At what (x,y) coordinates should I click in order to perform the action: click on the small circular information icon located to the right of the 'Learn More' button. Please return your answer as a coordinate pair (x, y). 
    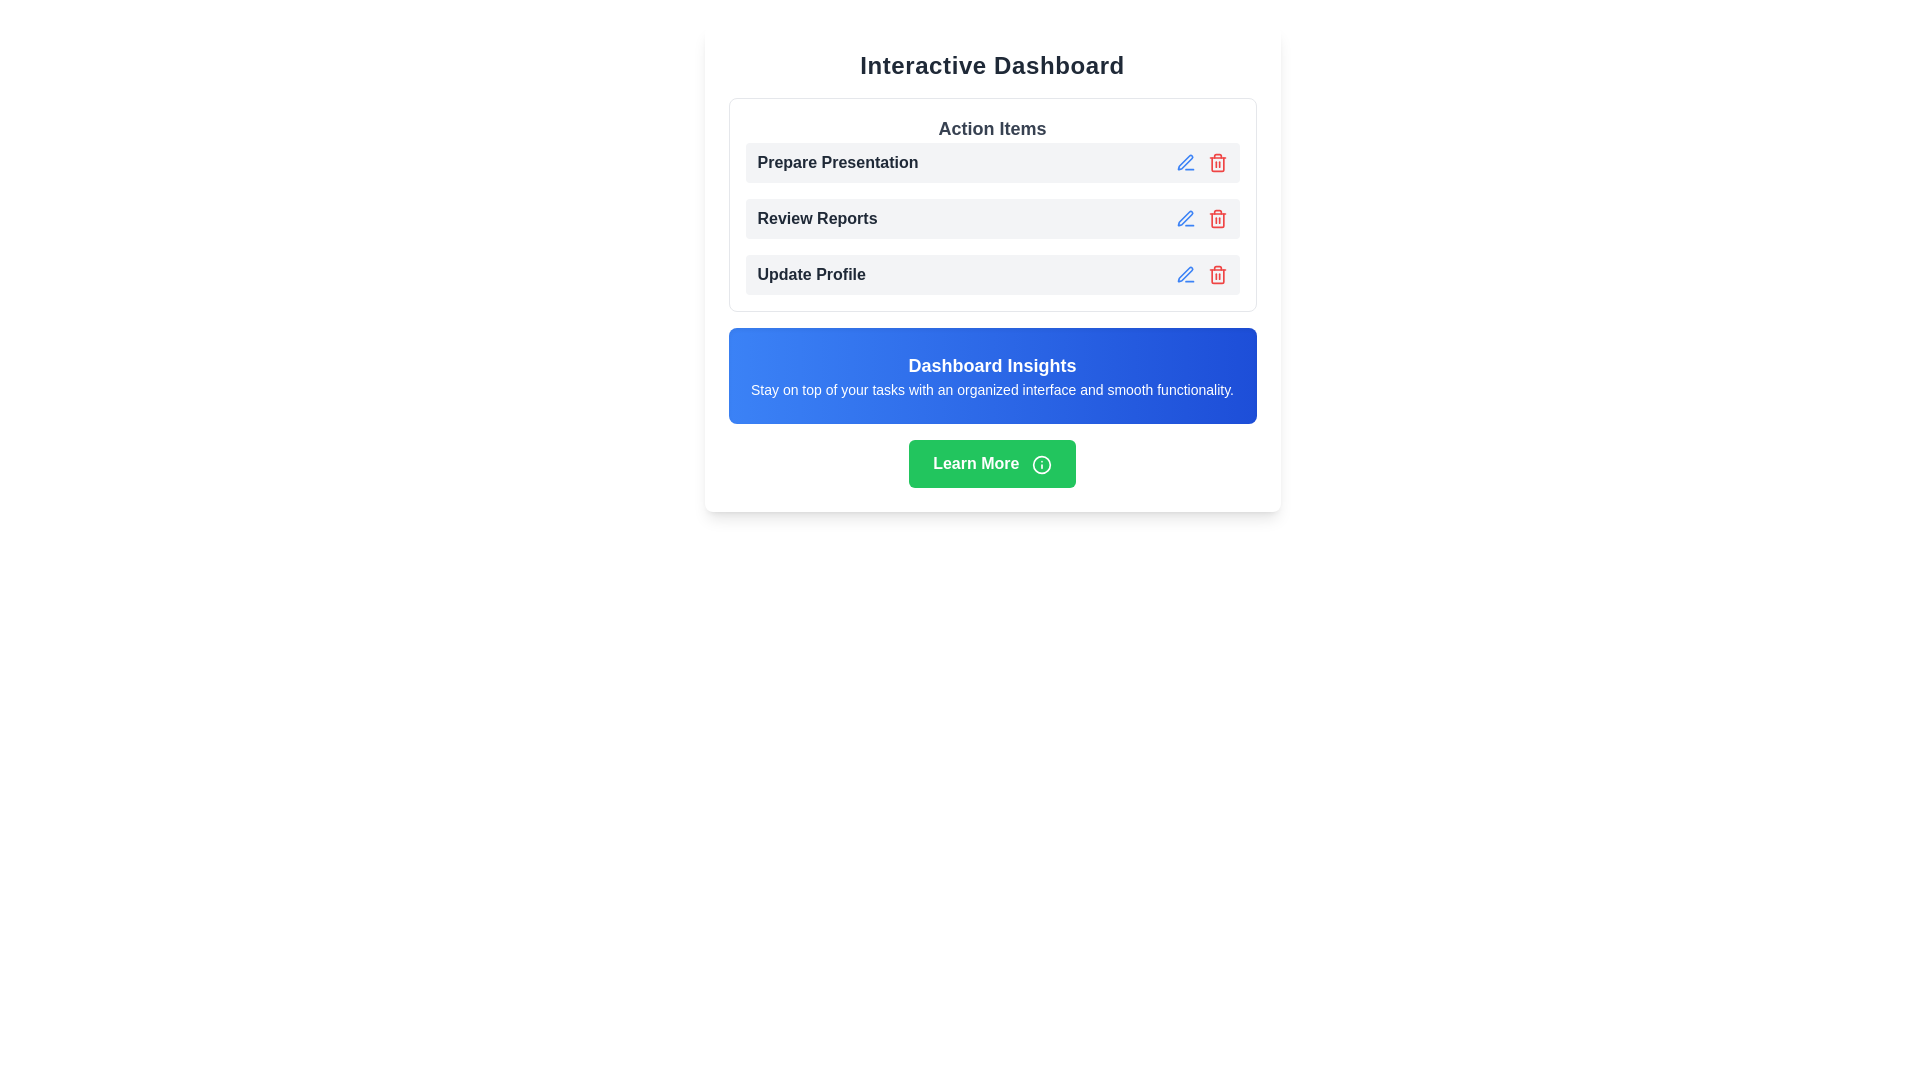
    Looking at the image, I should click on (1040, 464).